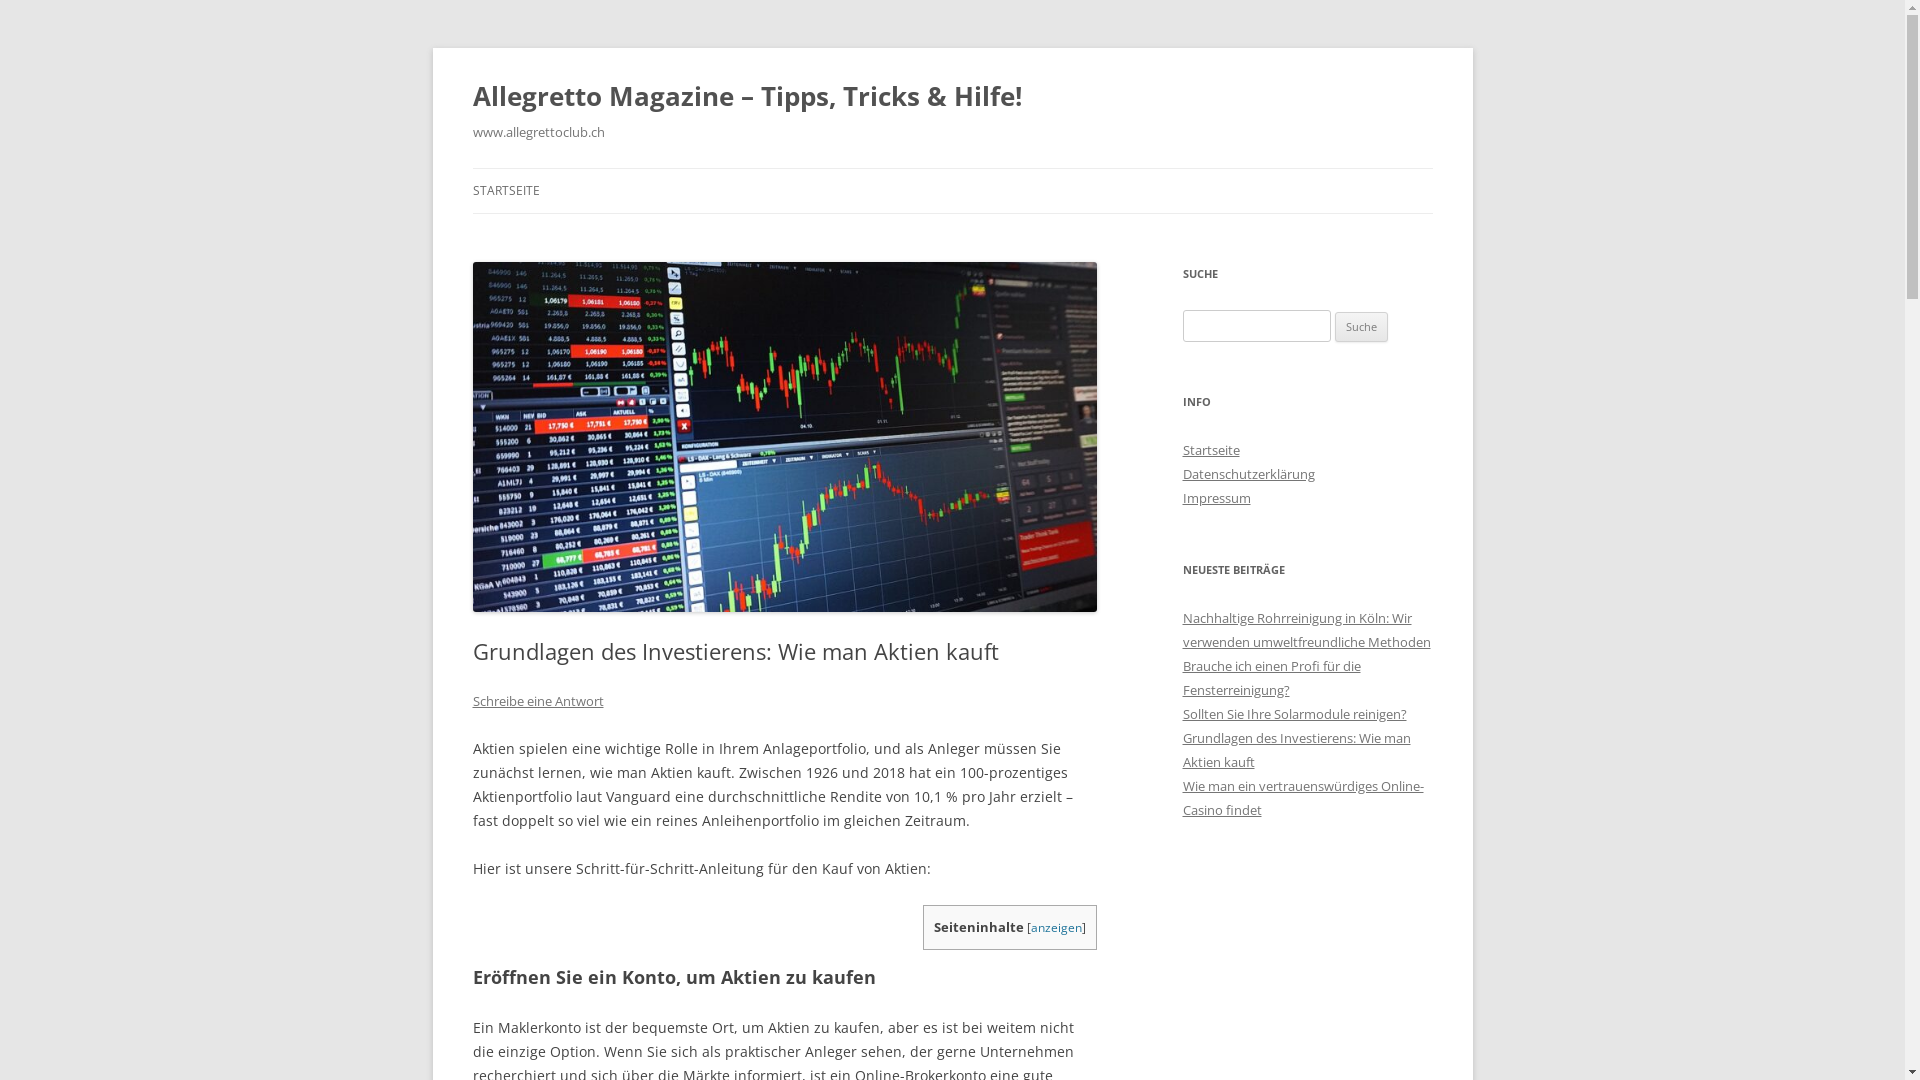 This screenshot has width=1920, height=1080. What do you see at coordinates (951, 167) in the screenshot?
I see `'Zum Inhalt springen'` at bounding box center [951, 167].